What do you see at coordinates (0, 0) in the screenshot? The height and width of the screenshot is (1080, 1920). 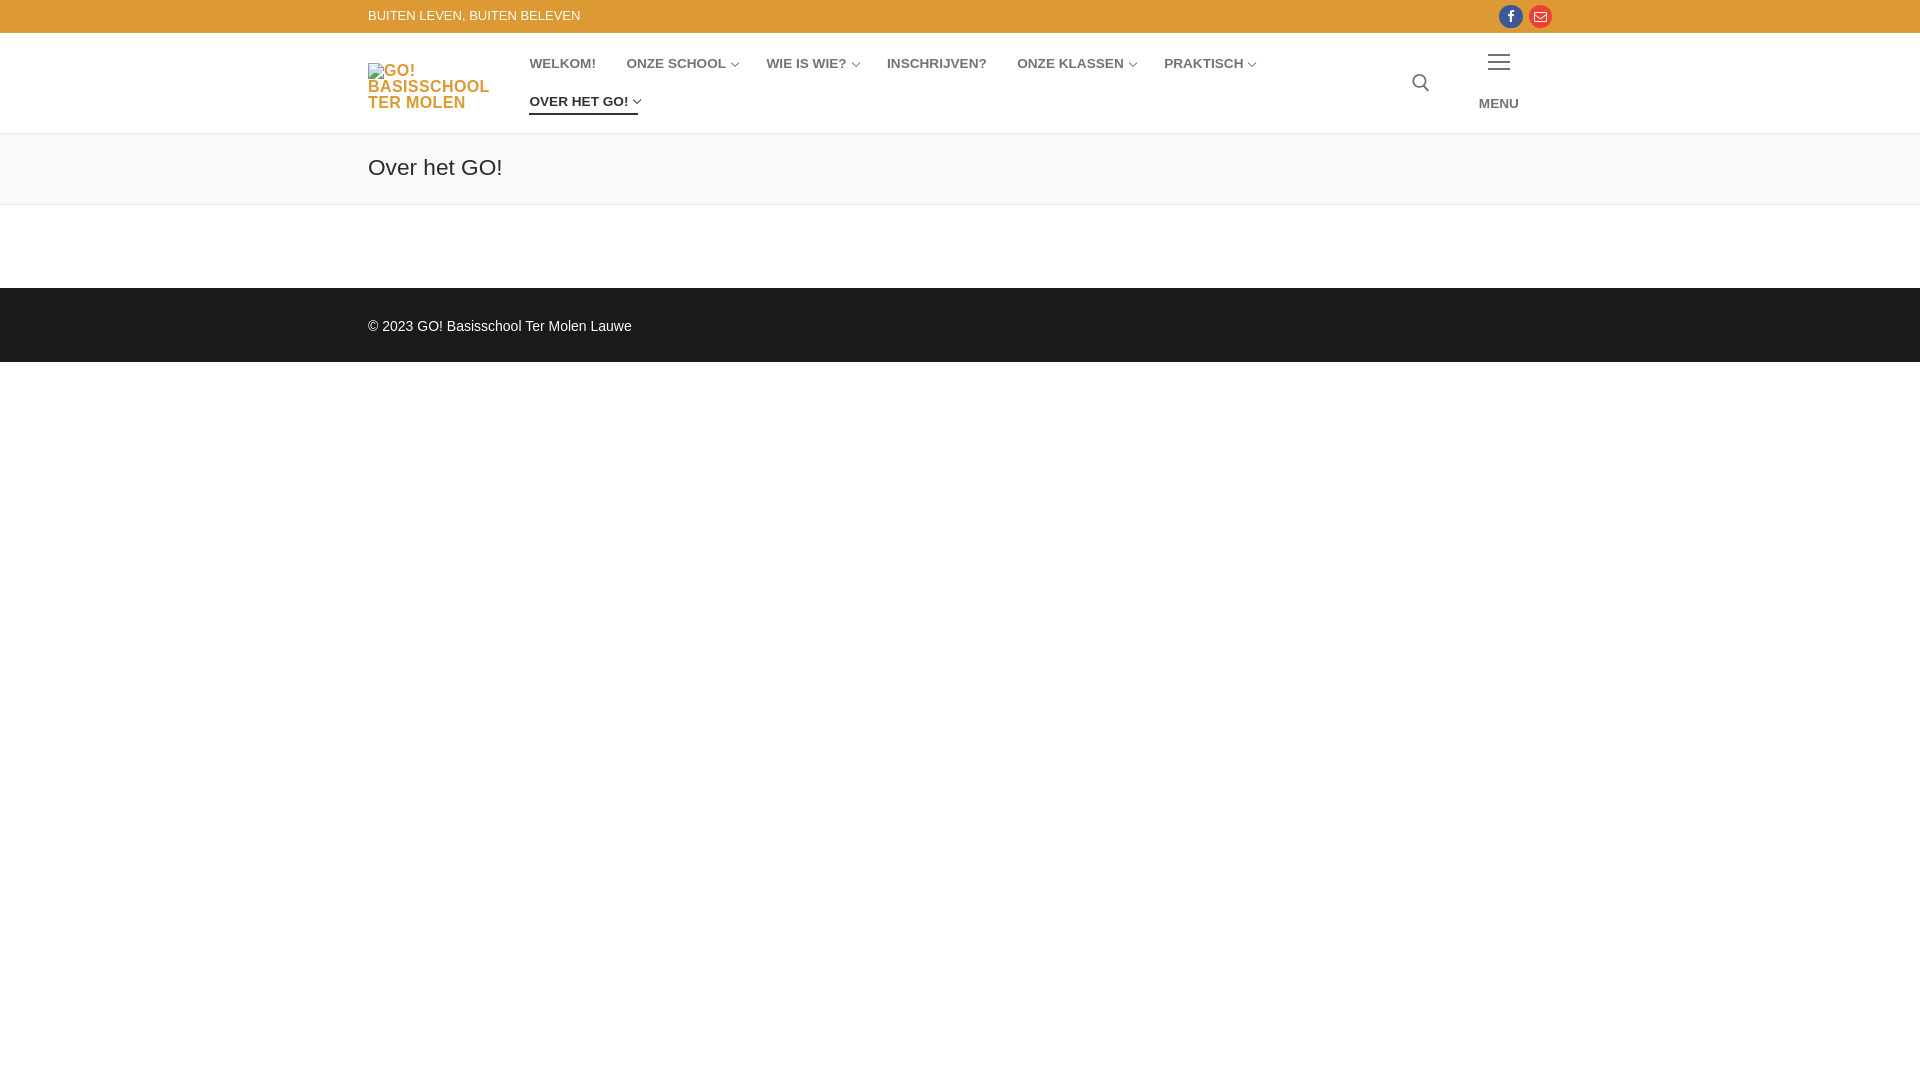 I see `'Spring naar de inhoud'` at bounding box center [0, 0].